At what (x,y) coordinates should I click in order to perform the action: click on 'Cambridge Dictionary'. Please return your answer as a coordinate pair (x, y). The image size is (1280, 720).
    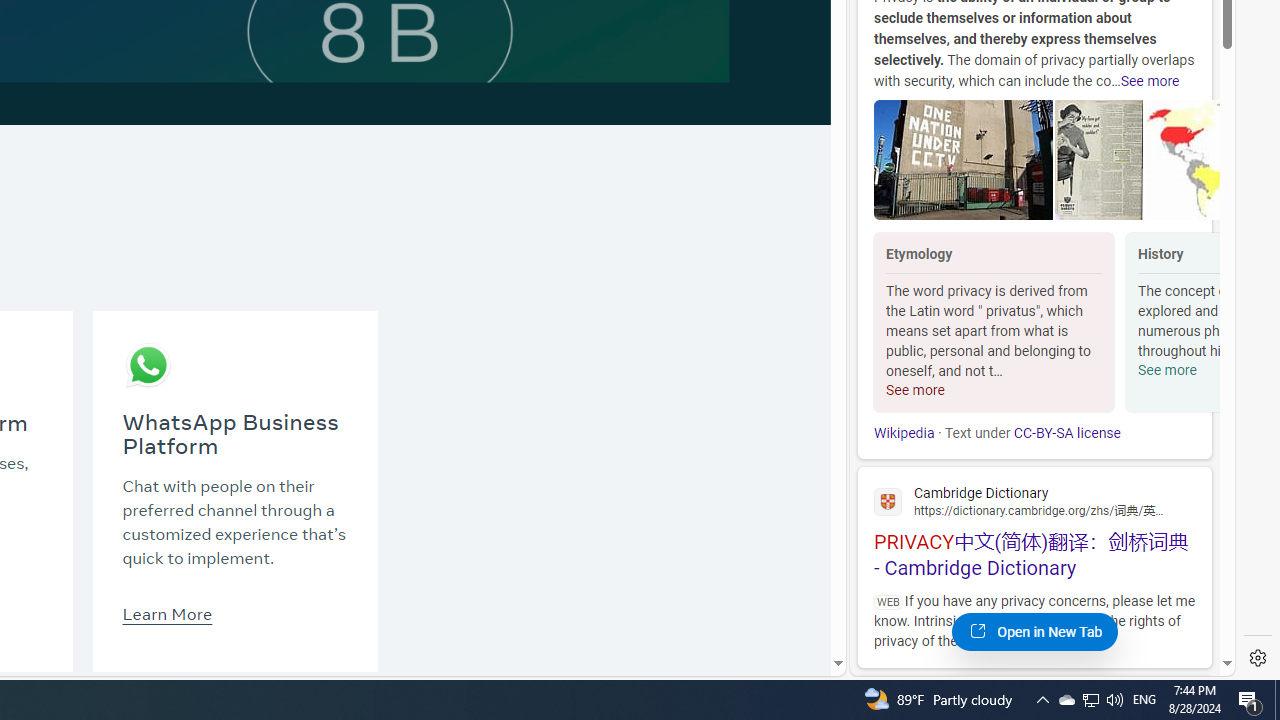
    Looking at the image, I should click on (1034, 499).